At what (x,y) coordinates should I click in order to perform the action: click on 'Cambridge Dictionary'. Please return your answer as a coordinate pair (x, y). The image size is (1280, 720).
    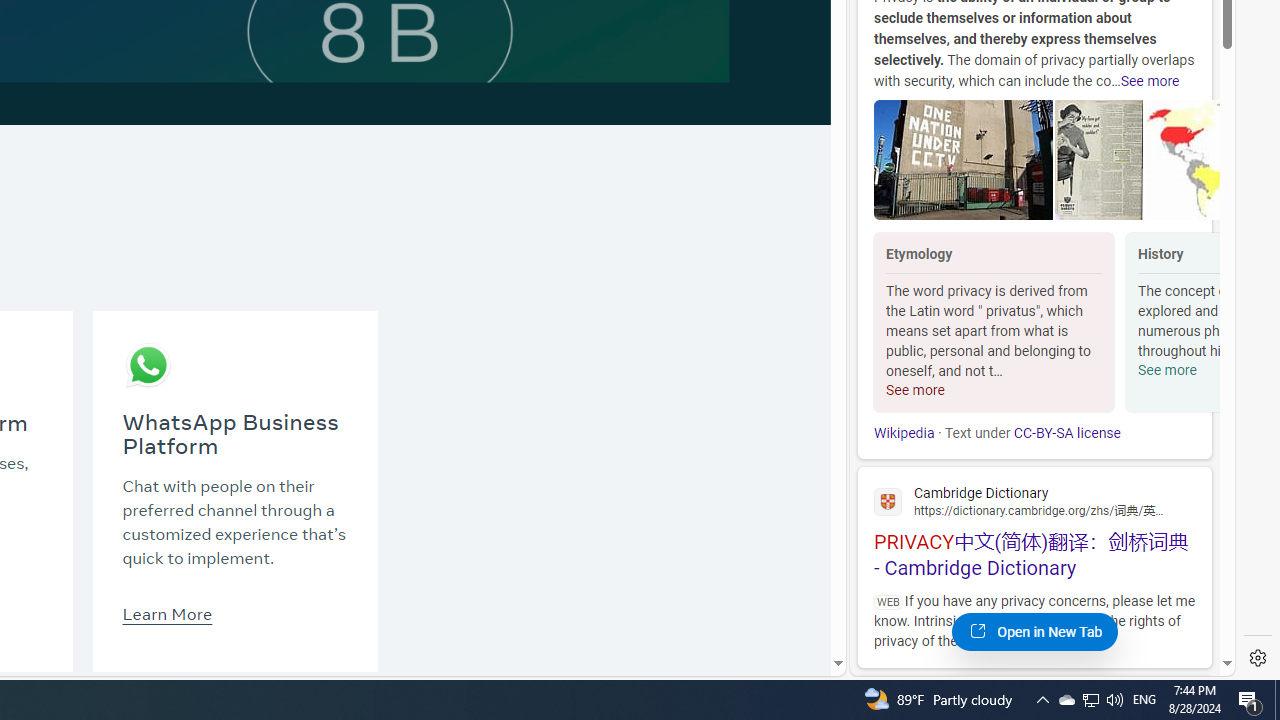
    Looking at the image, I should click on (1034, 499).